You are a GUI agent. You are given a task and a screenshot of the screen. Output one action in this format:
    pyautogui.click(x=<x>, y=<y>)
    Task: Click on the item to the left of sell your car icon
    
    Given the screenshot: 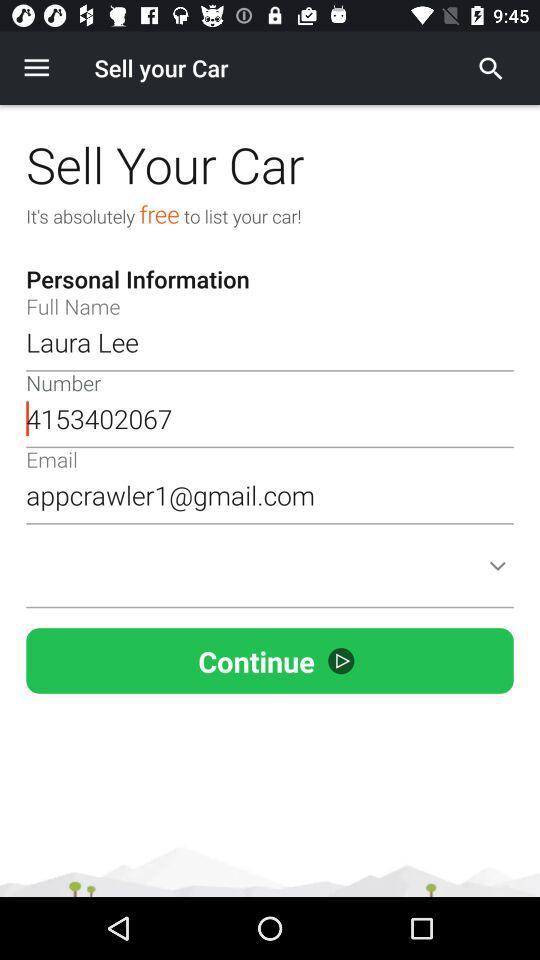 What is the action you would take?
    pyautogui.click(x=36, y=68)
    